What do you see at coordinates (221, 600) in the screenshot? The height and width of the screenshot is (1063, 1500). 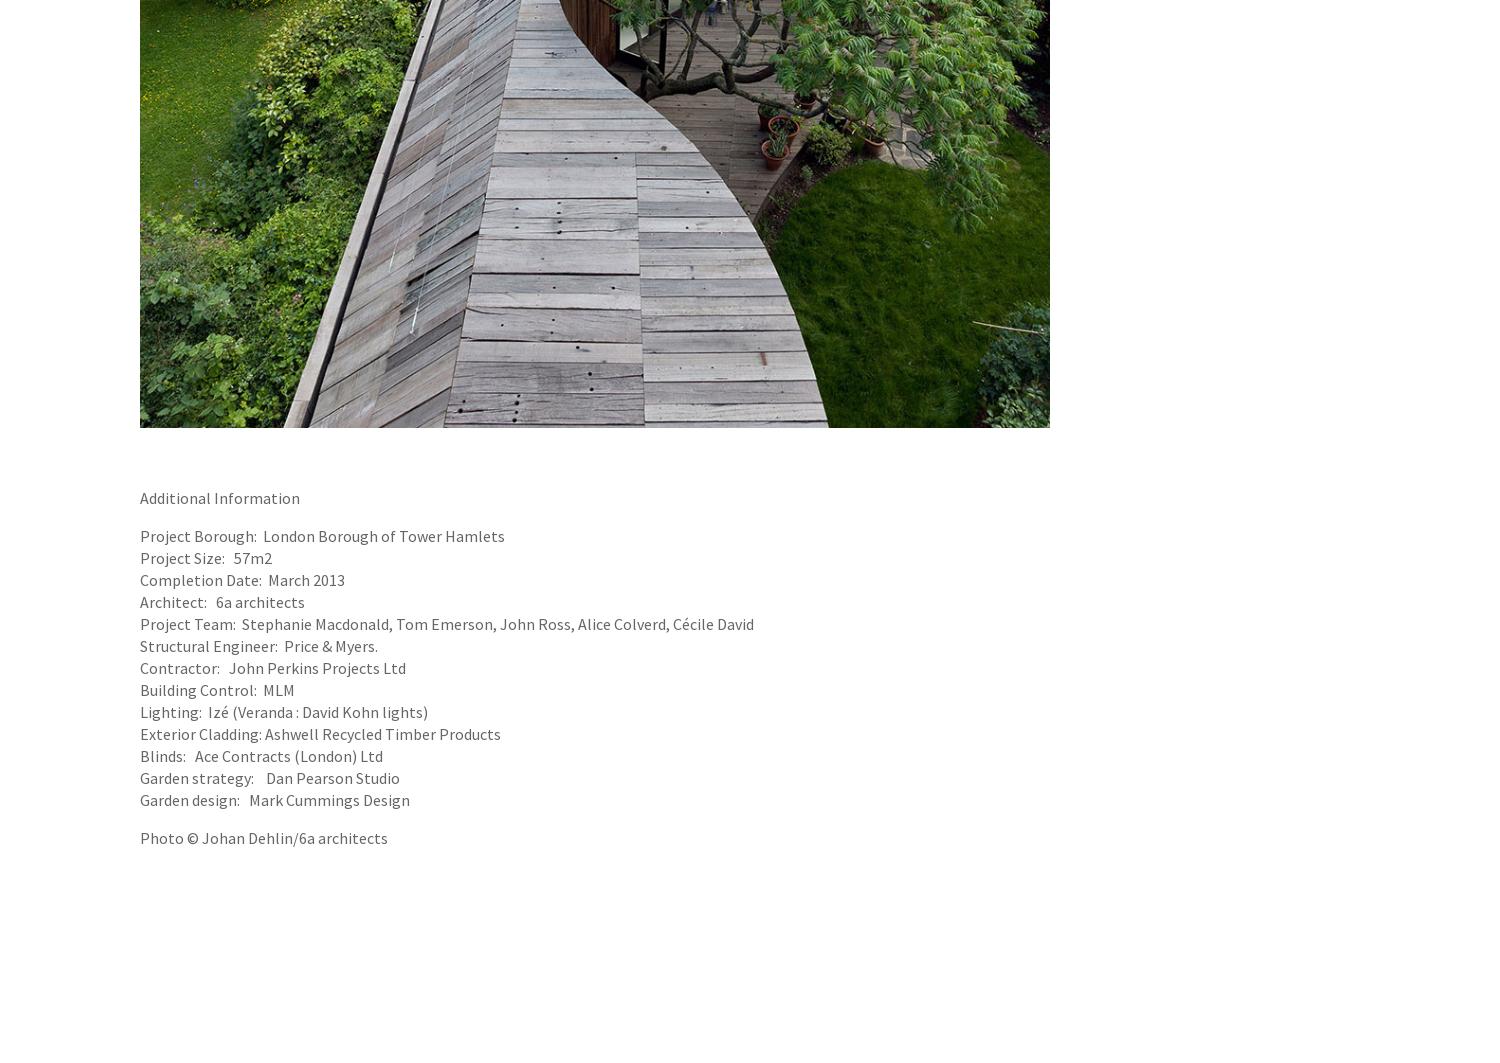 I see `'Architect:   6a architects'` at bounding box center [221, 600].